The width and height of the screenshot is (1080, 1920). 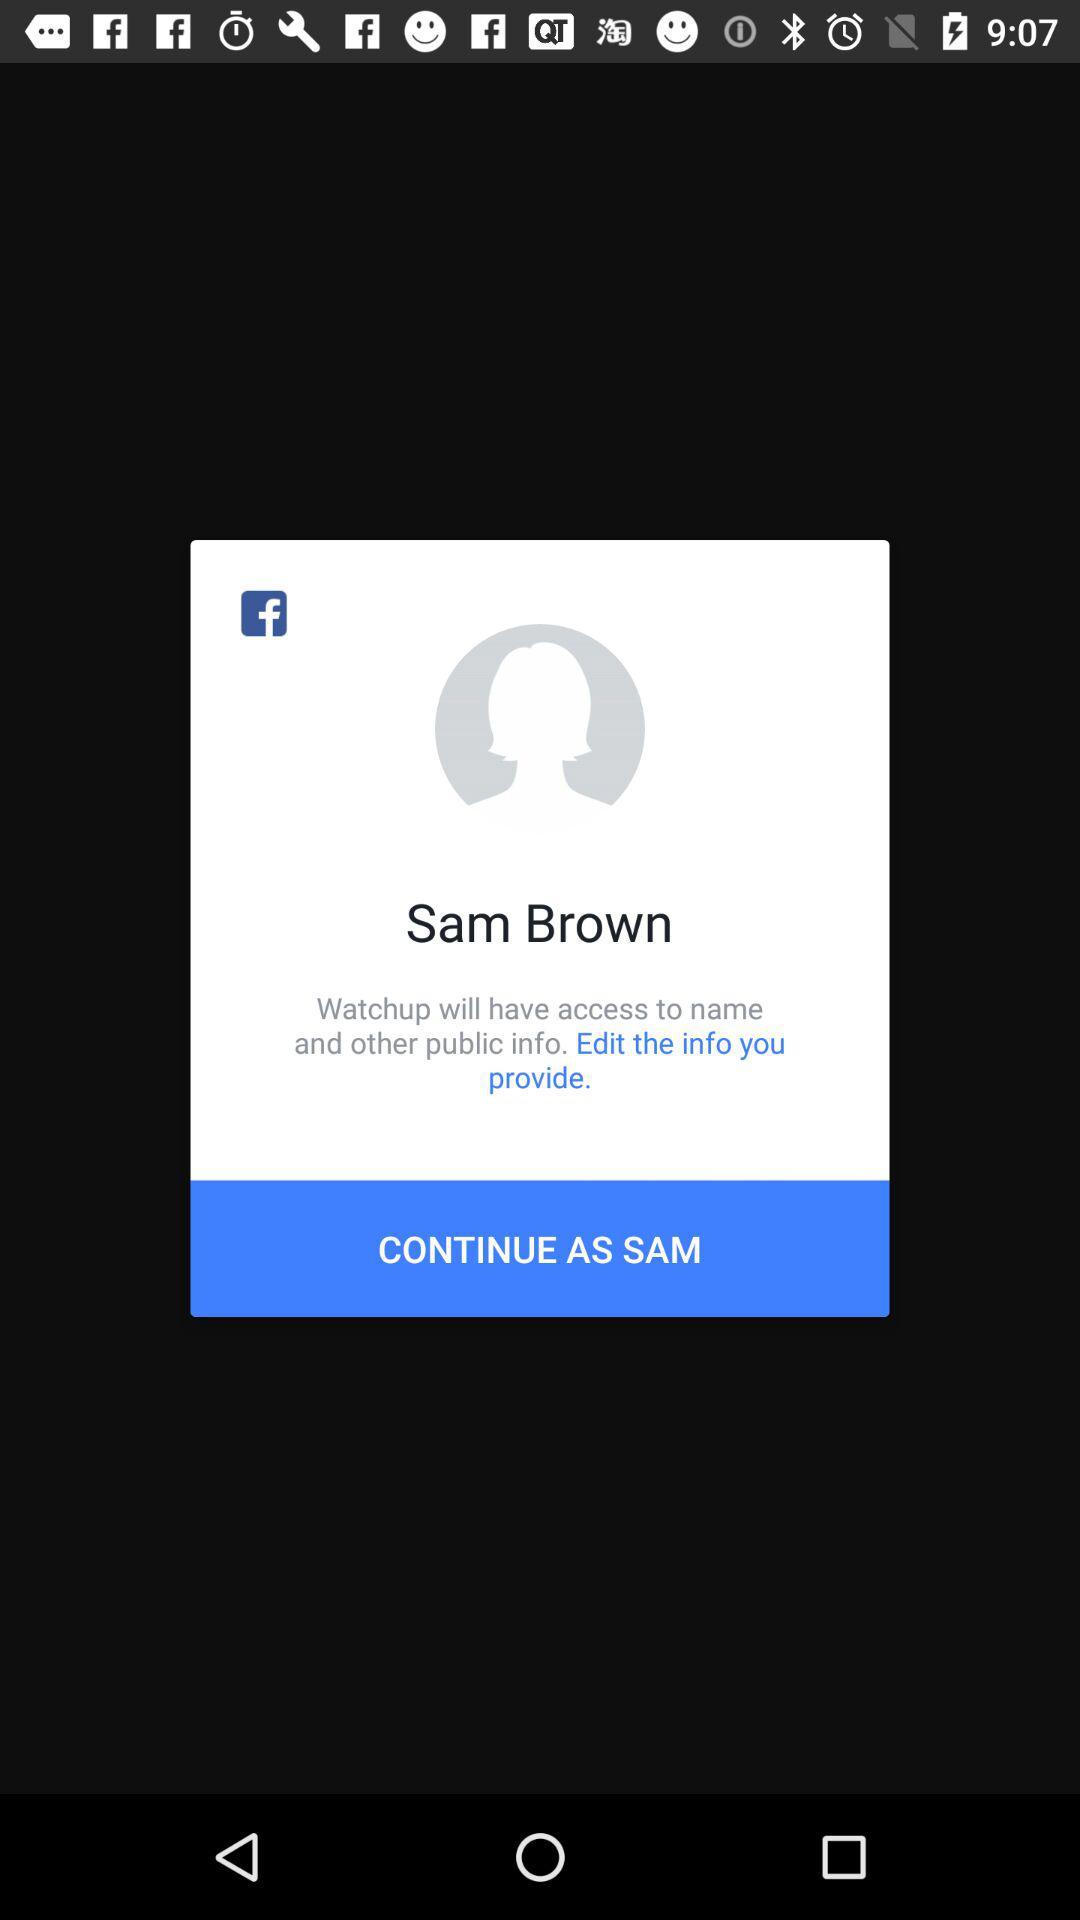 What do you see at coordinates (540, 1041) in the screenshot?
I see `watchup will have item` at bounding box center [540, 1041].